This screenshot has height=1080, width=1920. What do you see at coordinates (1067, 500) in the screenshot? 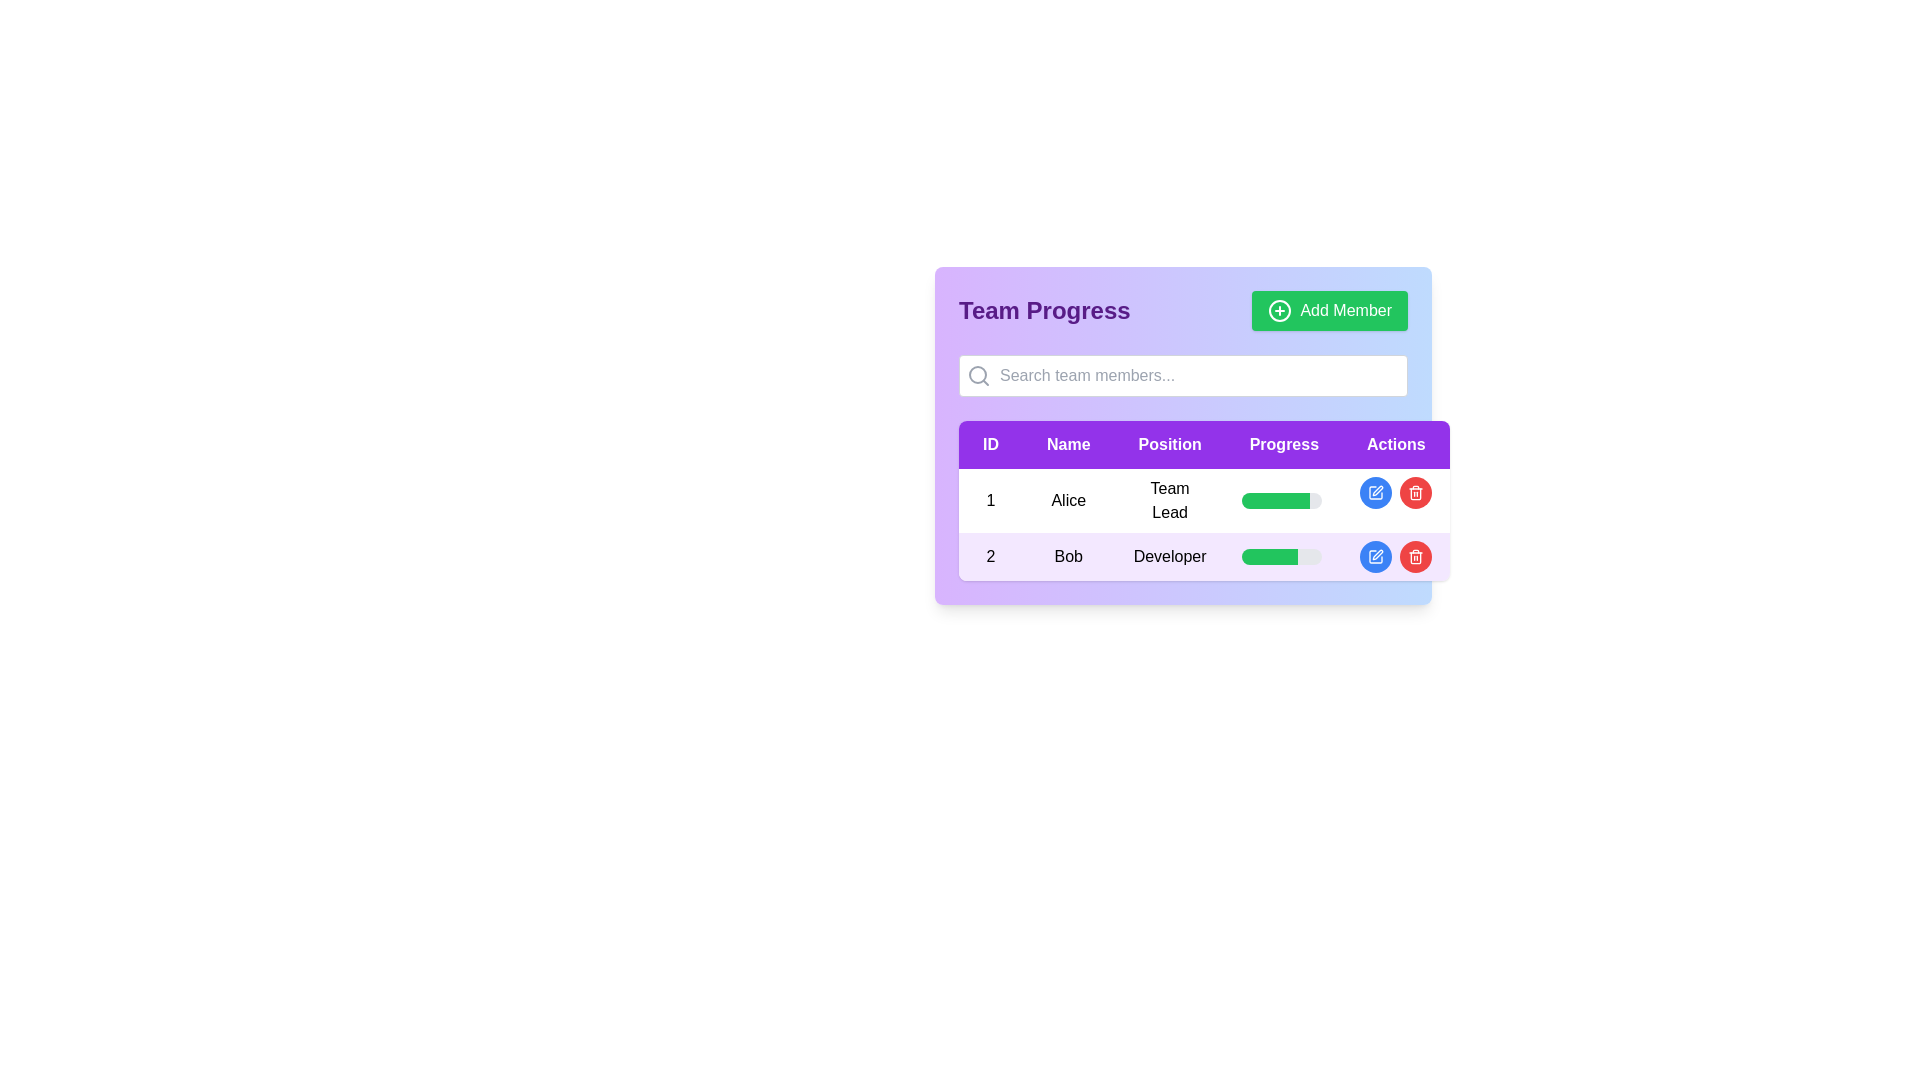
I see `the static text label displaying 'Alice' in the 'Name' column of the first row of the table layout` at bounding box center [1067, 500].